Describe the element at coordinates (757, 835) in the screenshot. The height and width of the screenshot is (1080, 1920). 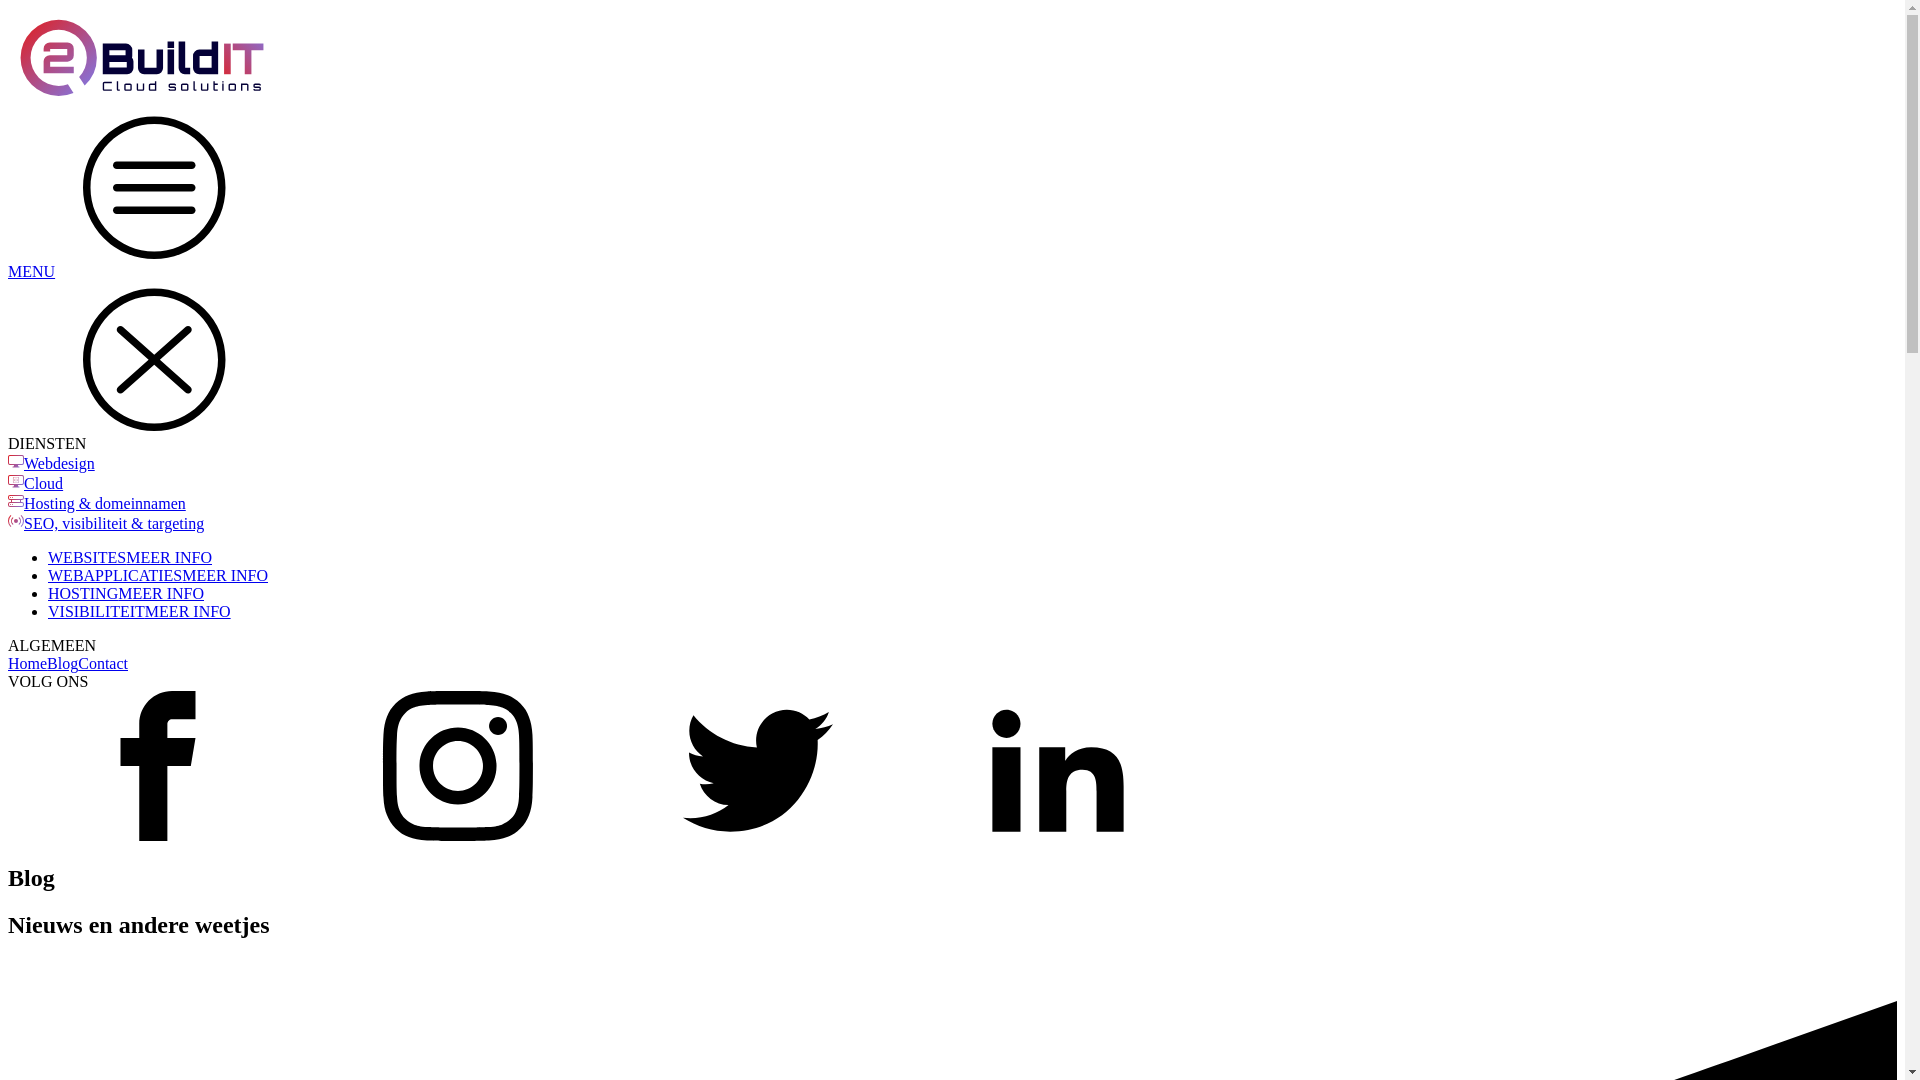
I see `'Visit our Twitter'` at that location.